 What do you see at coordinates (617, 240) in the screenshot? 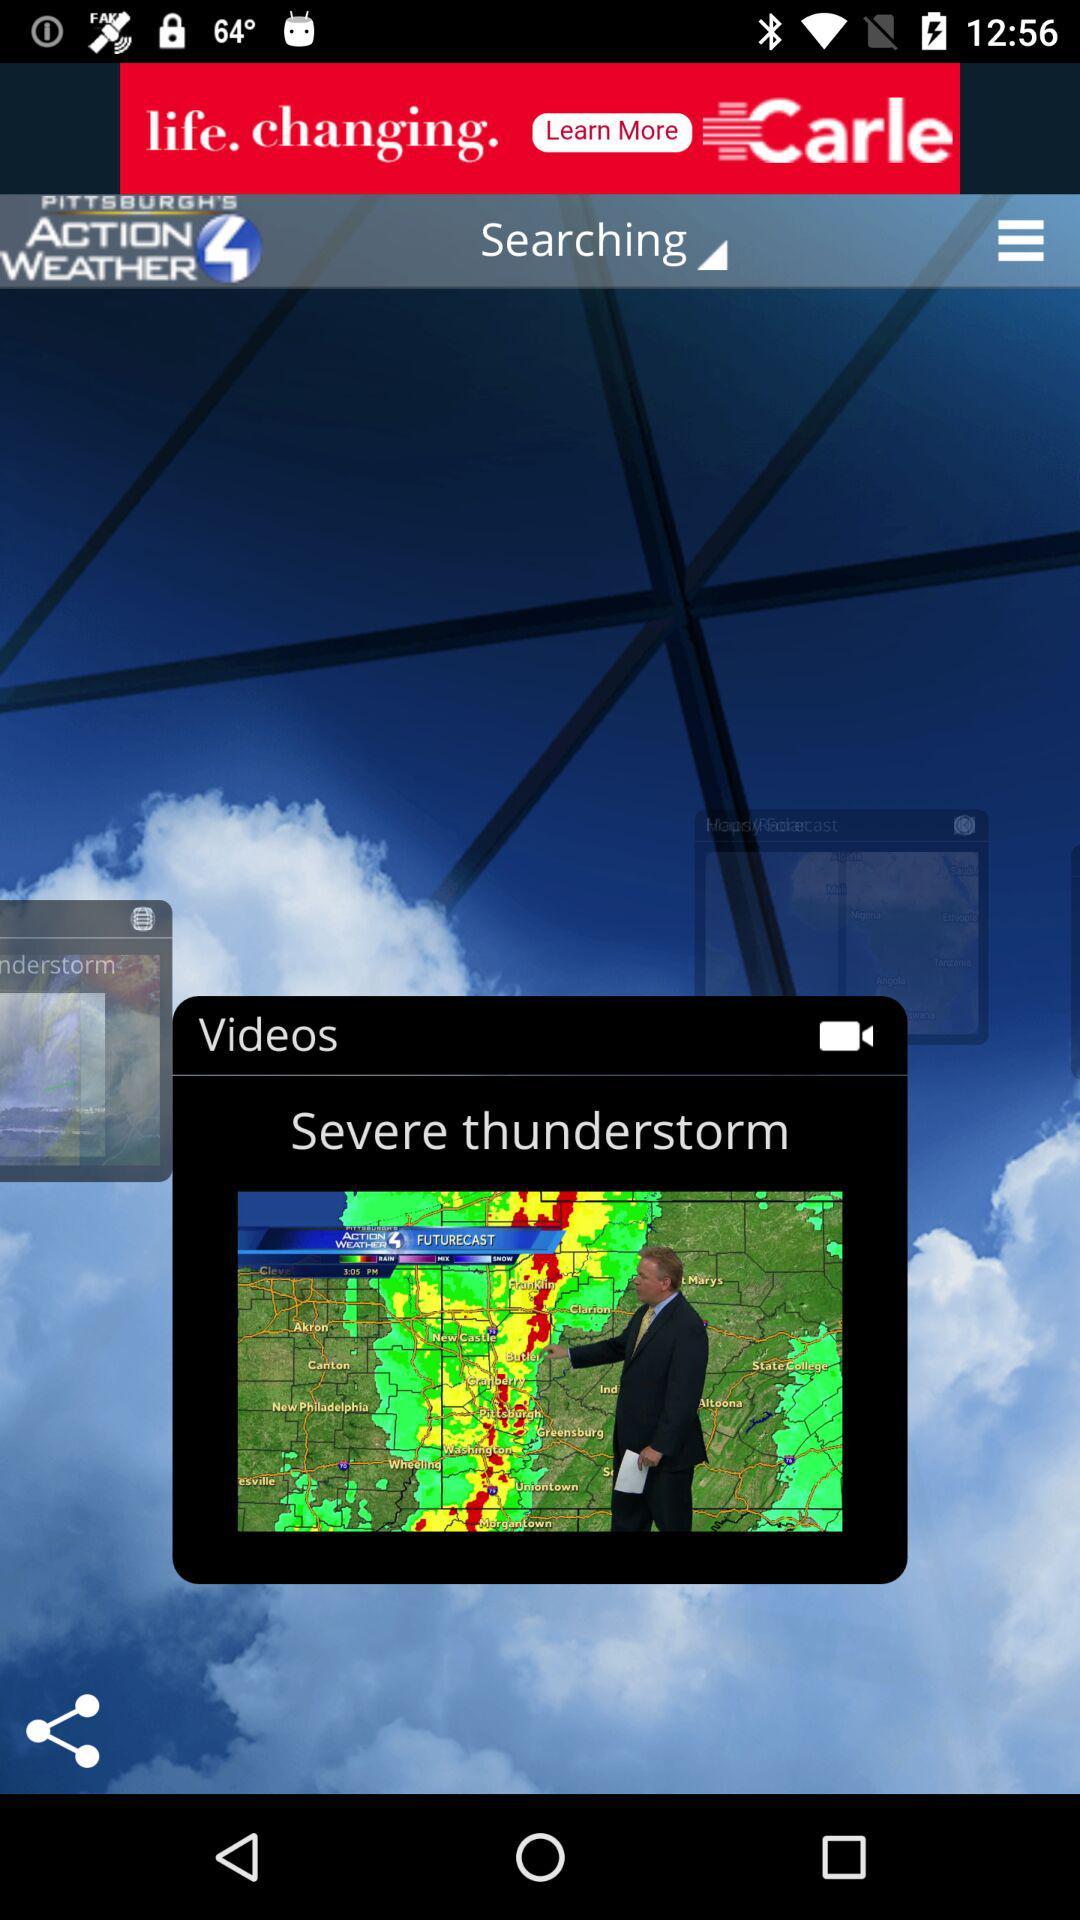
I see `the button searching on the web page` at bounding box center [617, 240].